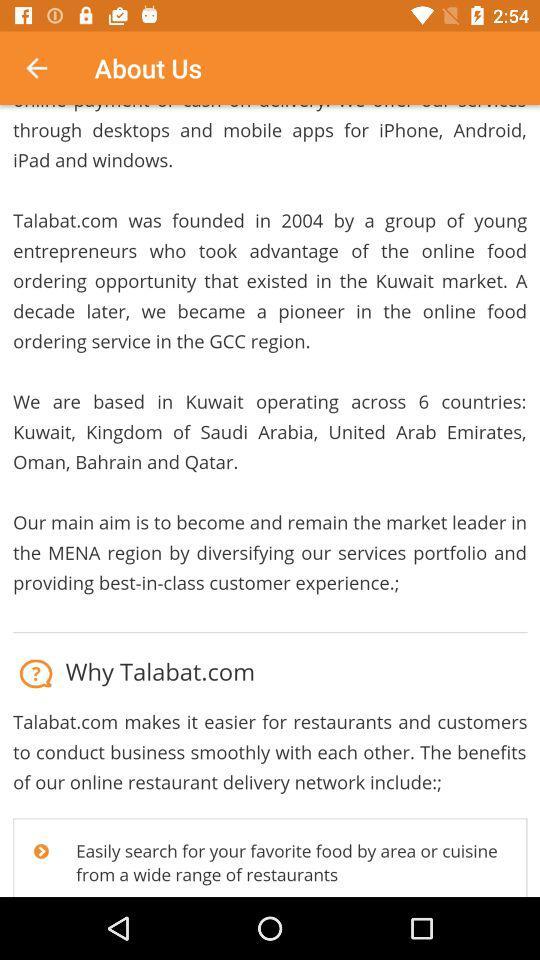 The width and height of the screenshot is (540, 960). I want to click on go back, so click(47, 68).